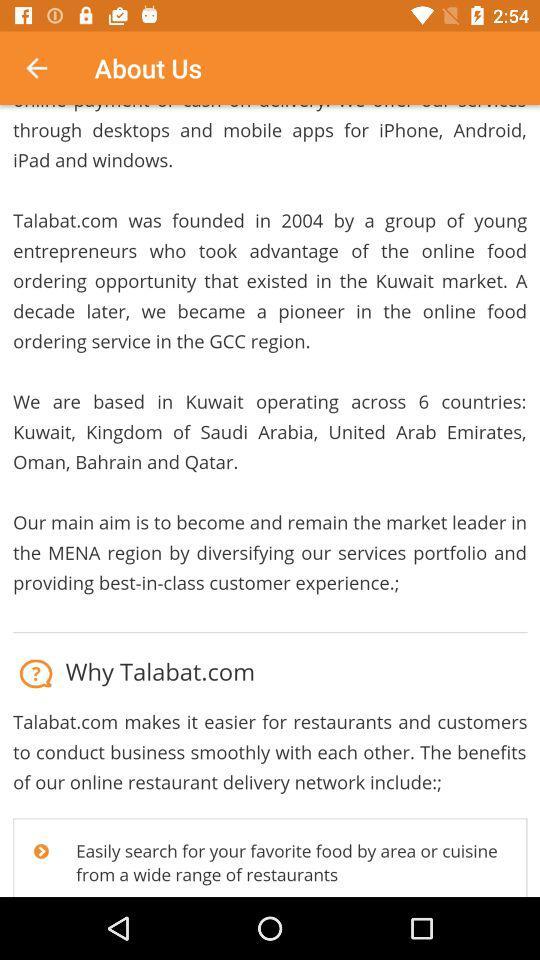 The width and height of the screenshot is (540, 960). I want to click on go back, so click(47, 68).